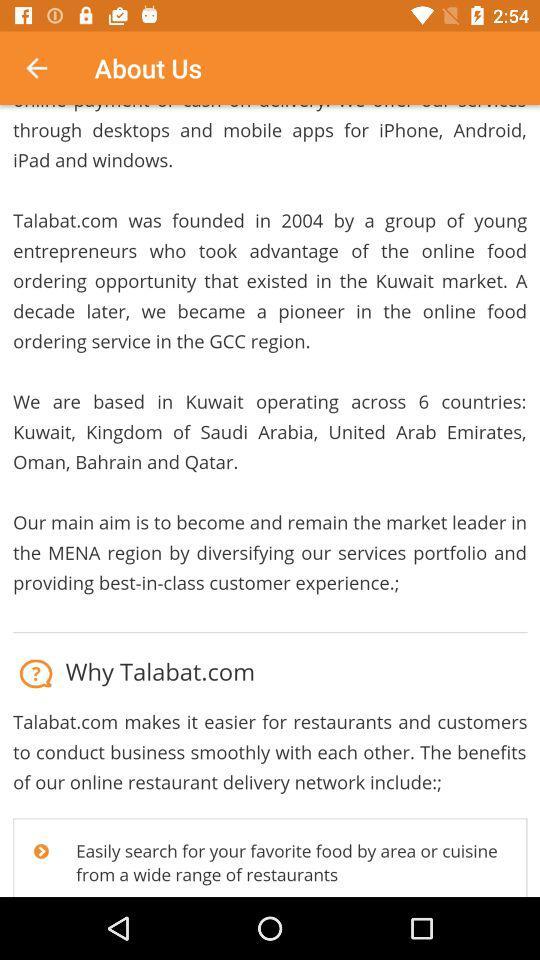 The width and height of the screenshot is (540, 960). I want to click on go back, so click(47, 68).